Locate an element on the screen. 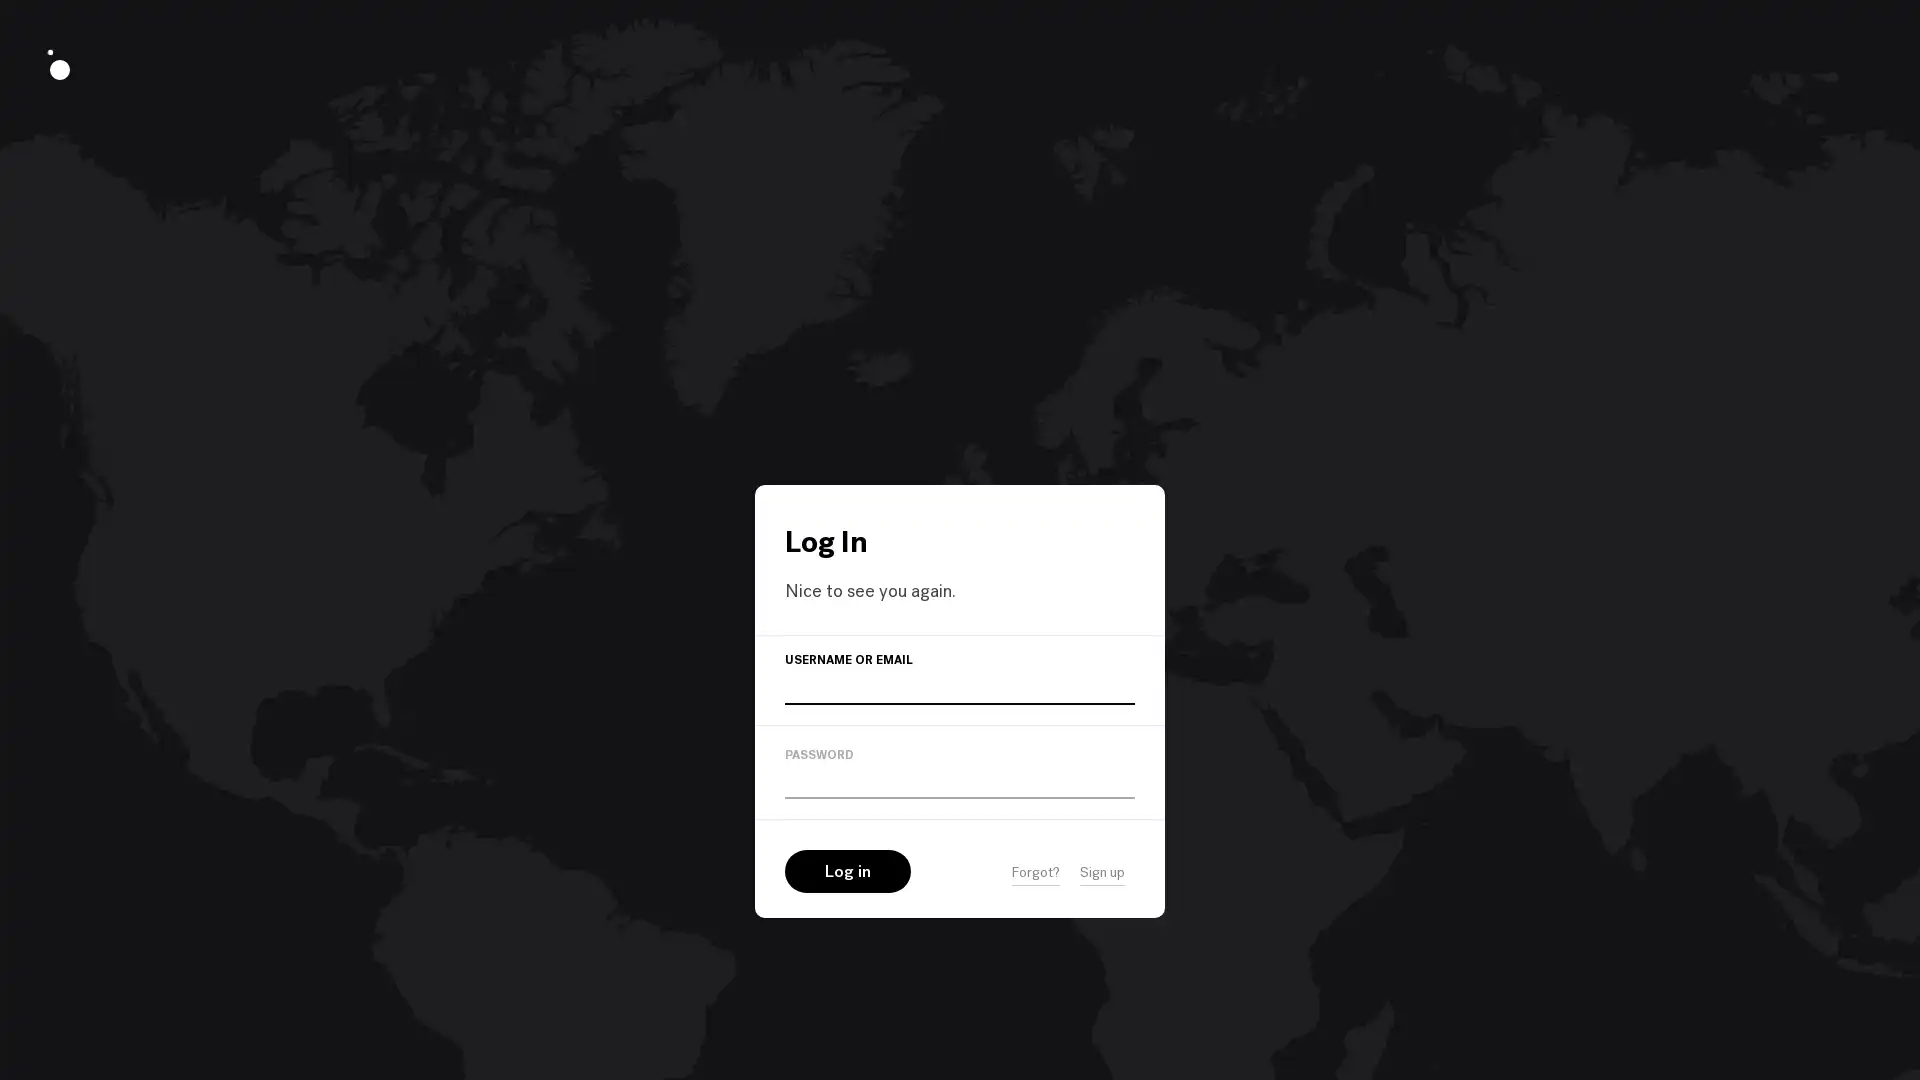  Log in is located at coordinates (848, 870).